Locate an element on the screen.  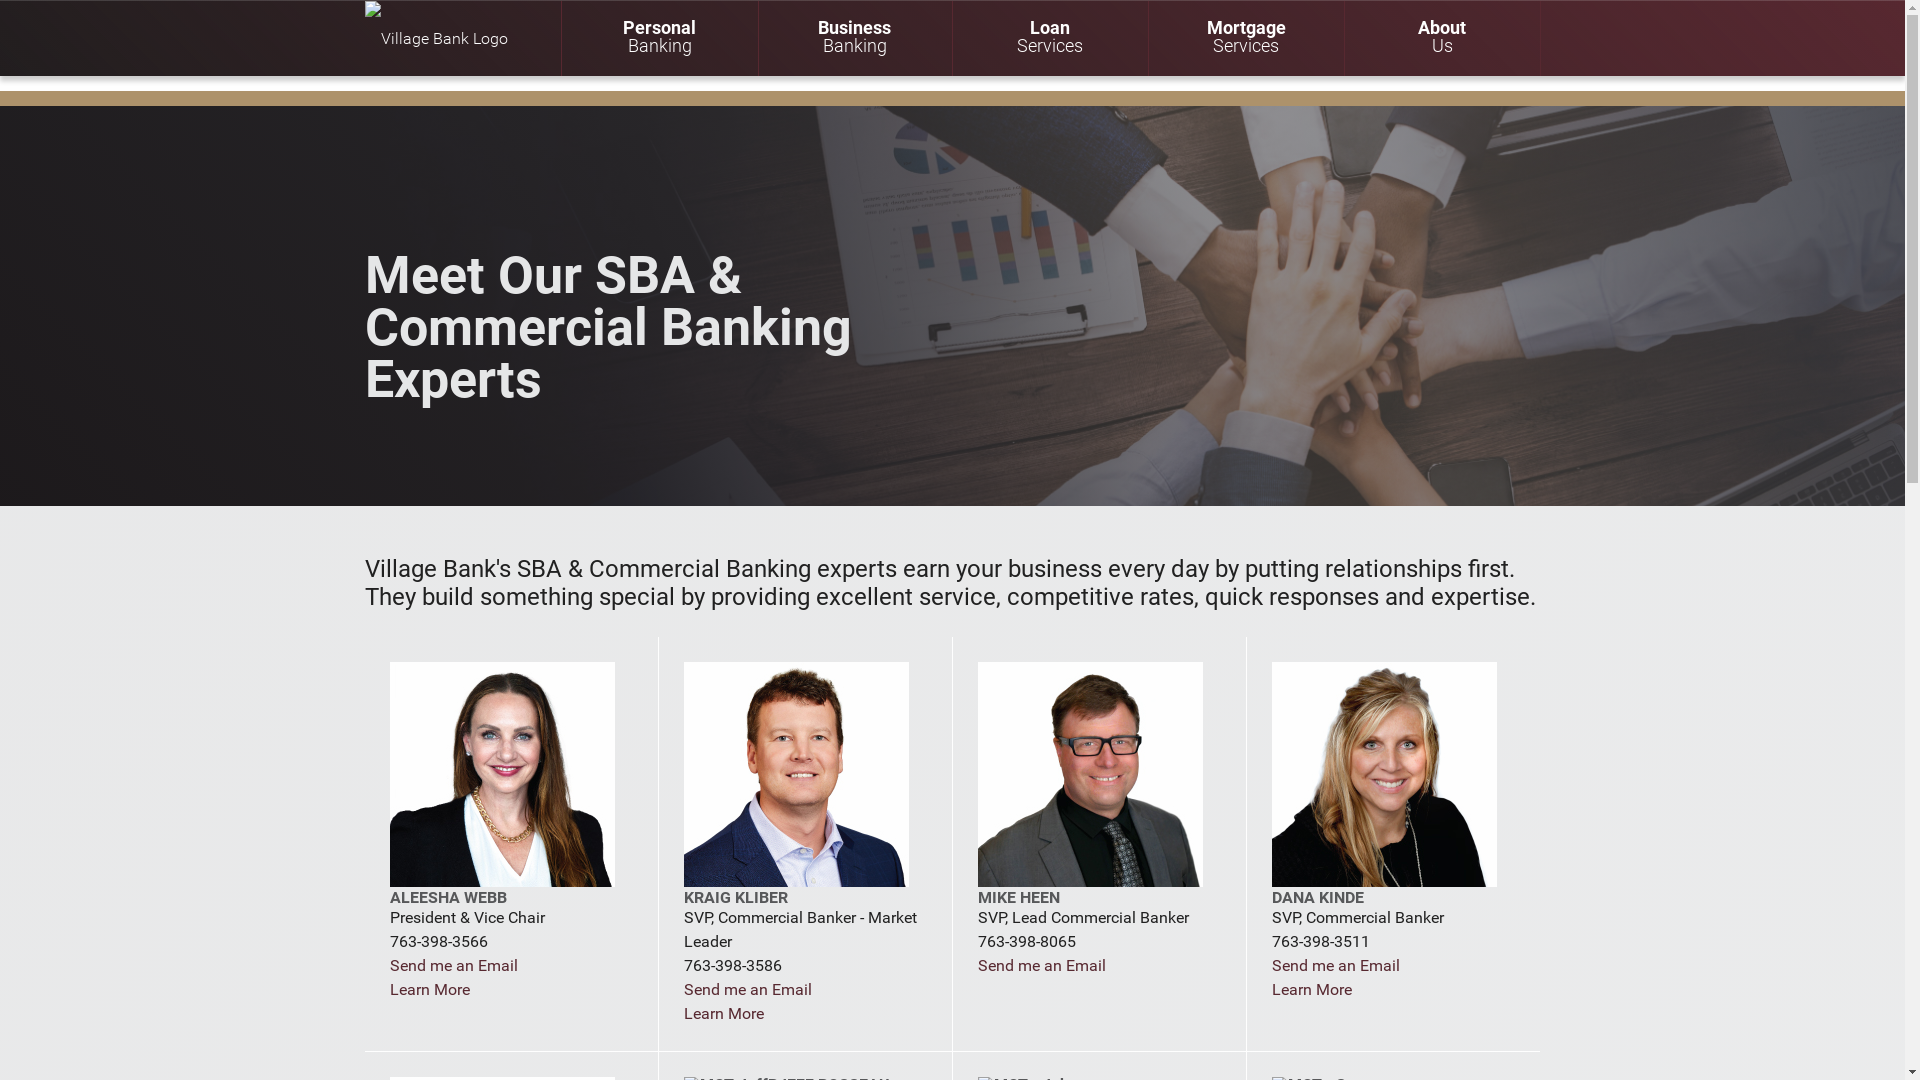
'Send me an Email' is located at coordinates (747, 988).